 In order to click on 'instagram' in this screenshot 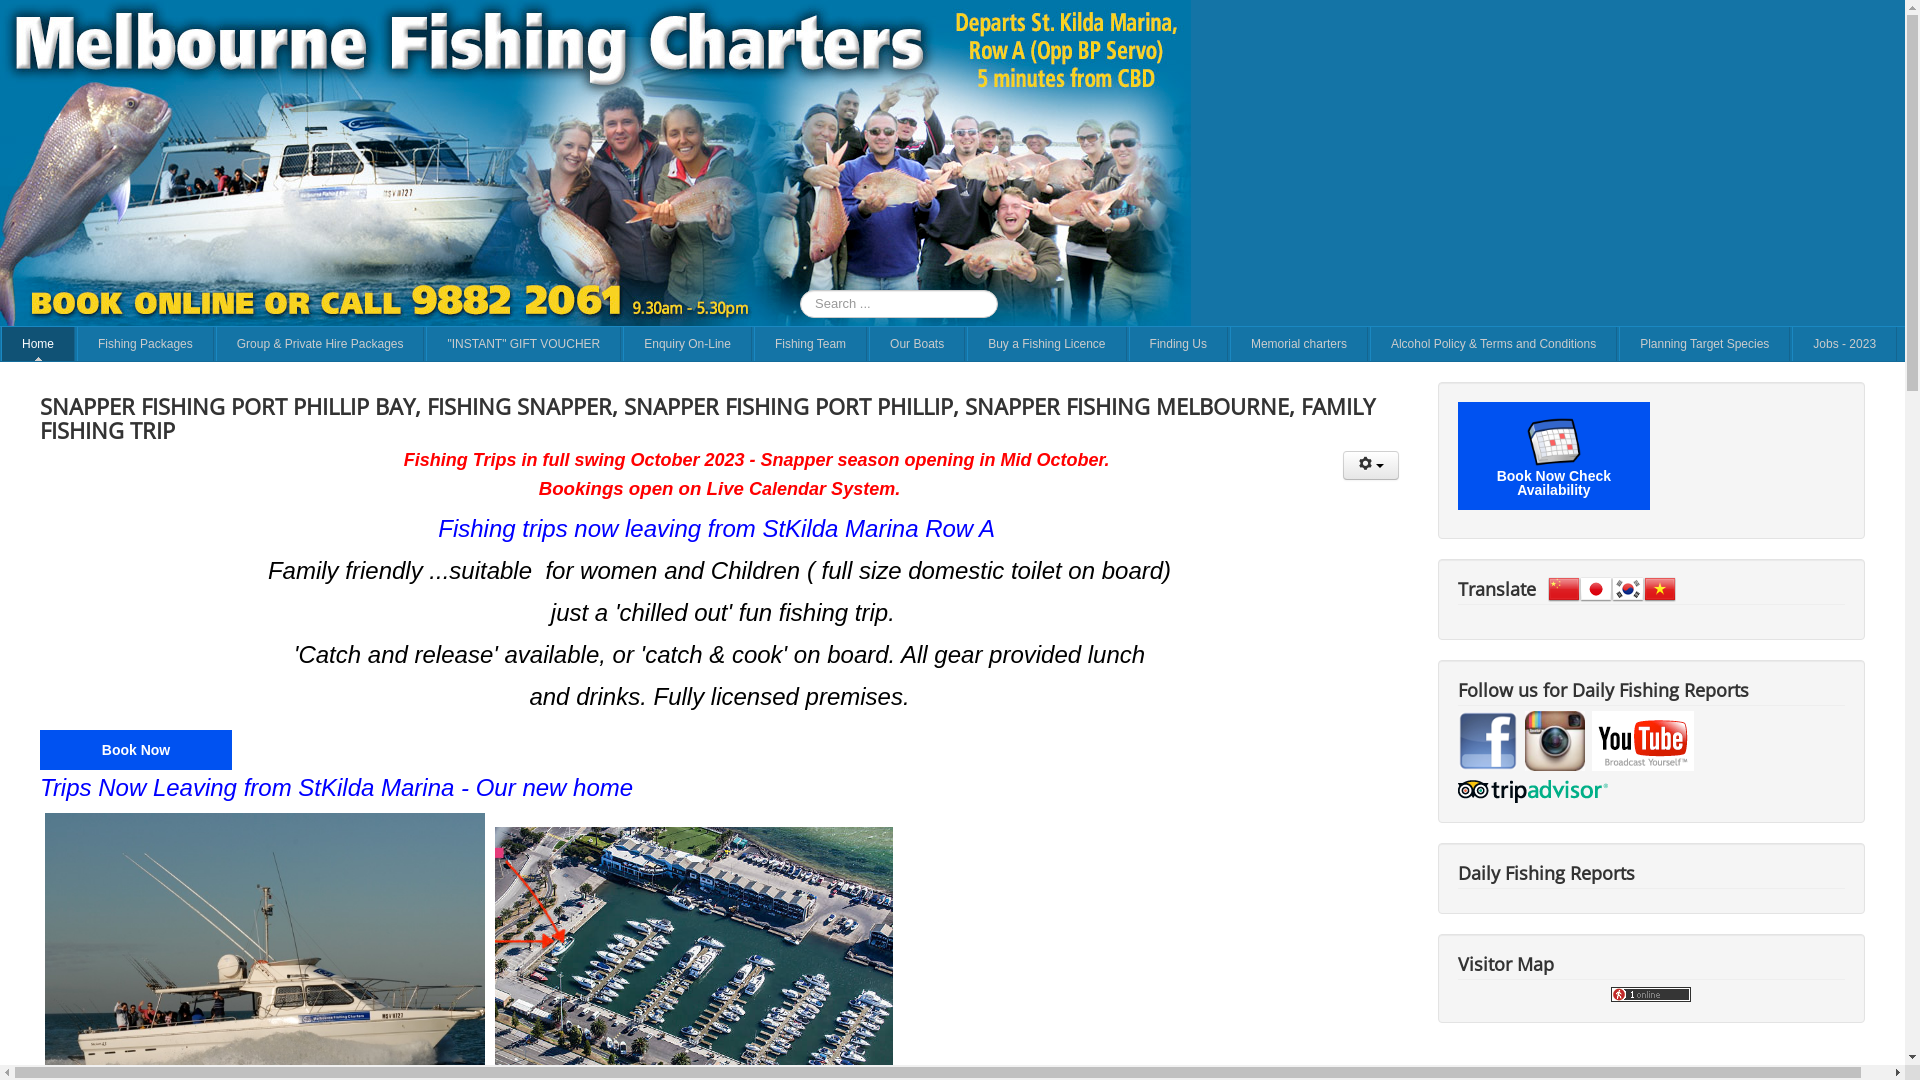, I will do `click(1554, 739)`.